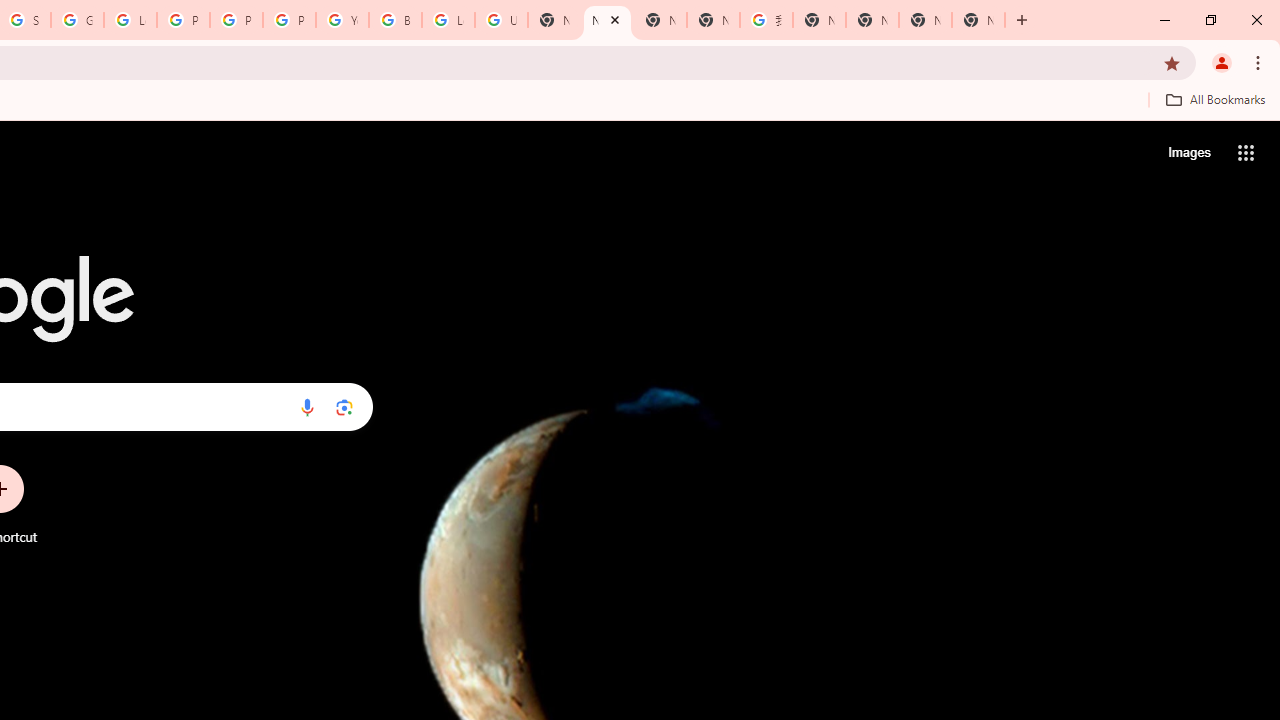  Describe the element at coordinates (344, 406) in the screenshot. I see `'Search by image'` at that location.